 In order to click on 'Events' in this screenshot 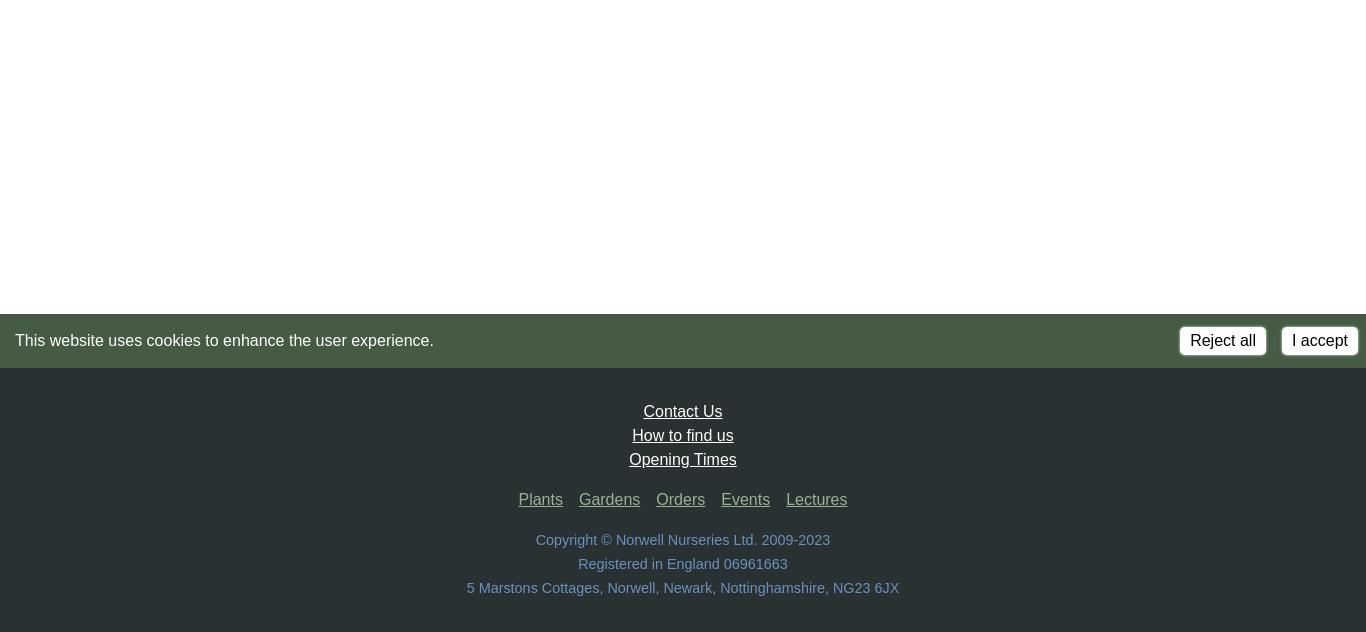, I will do `click(745, 499)`.